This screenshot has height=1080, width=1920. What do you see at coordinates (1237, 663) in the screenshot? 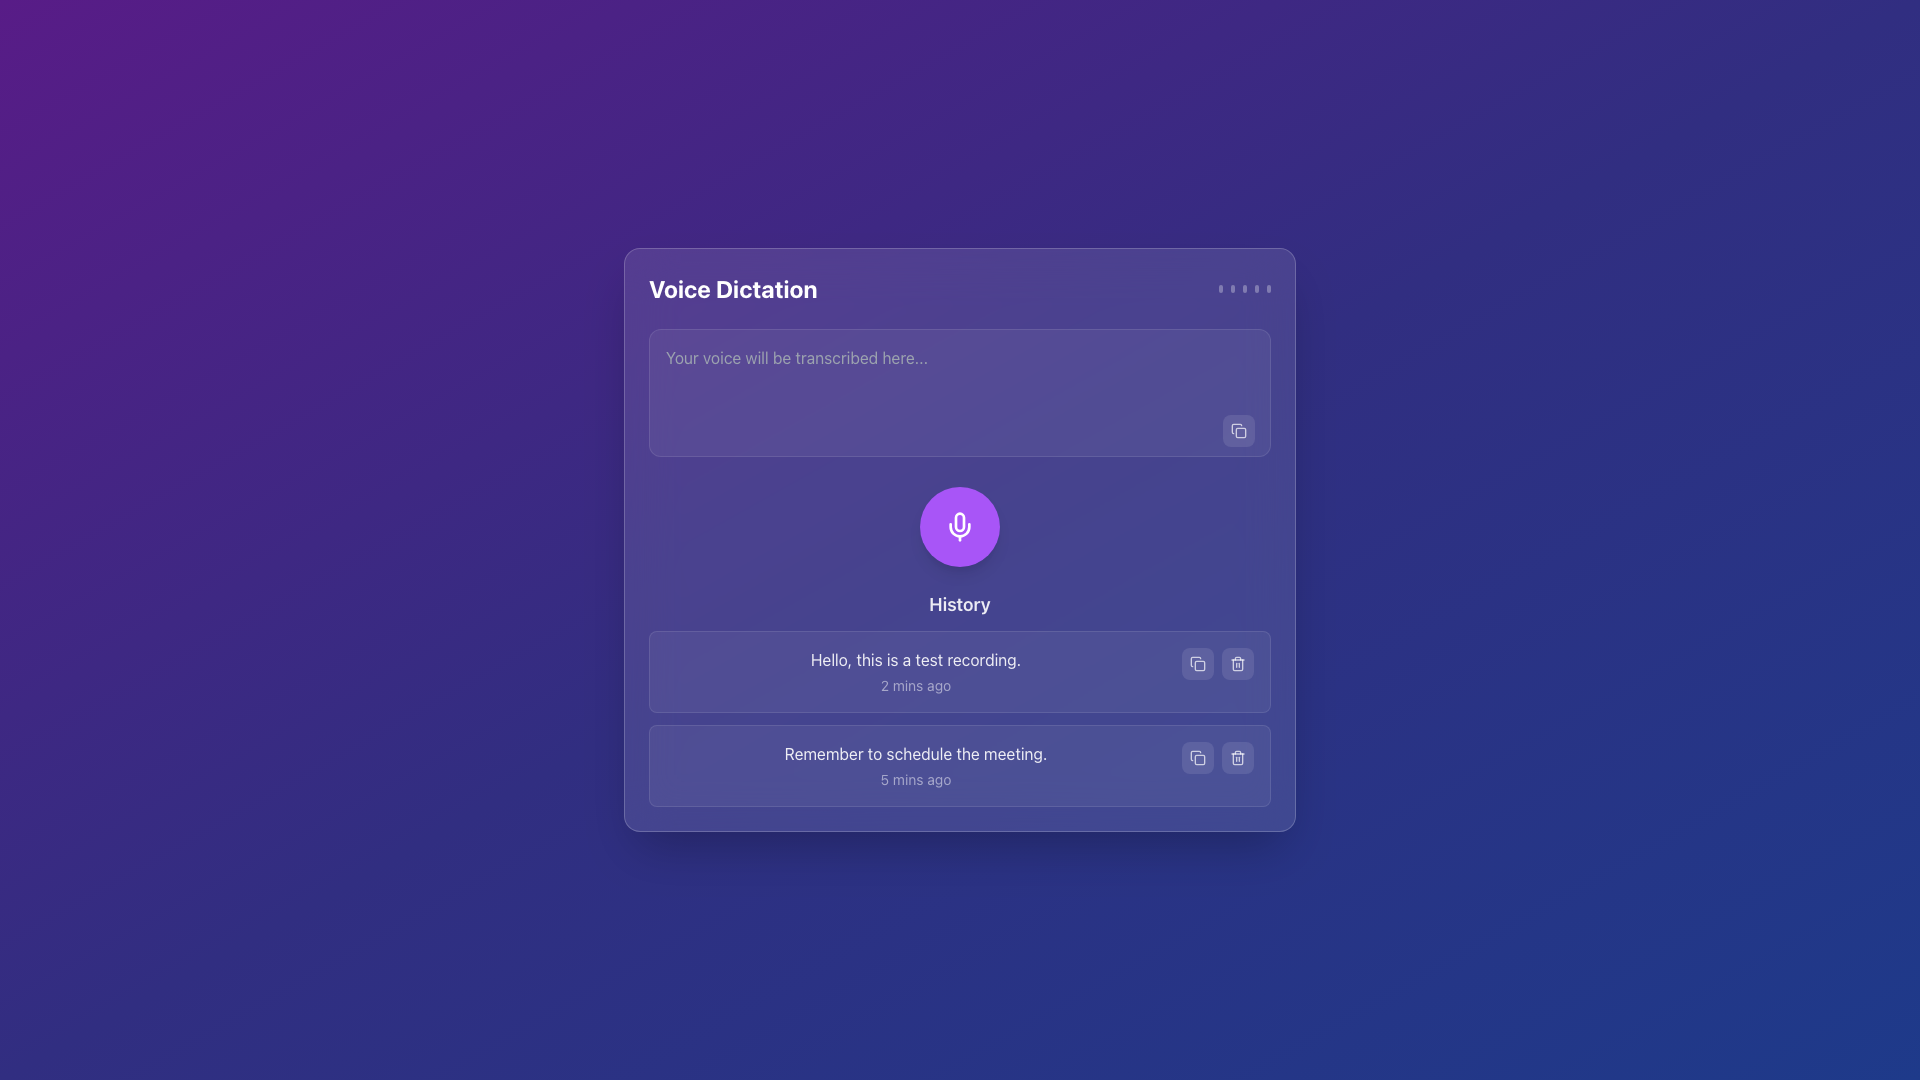
I see `the trash bin icon button, which has a white outline on a transparent background, located on the right-hand side of the second item in a list` at bounding box center [1237, 663].